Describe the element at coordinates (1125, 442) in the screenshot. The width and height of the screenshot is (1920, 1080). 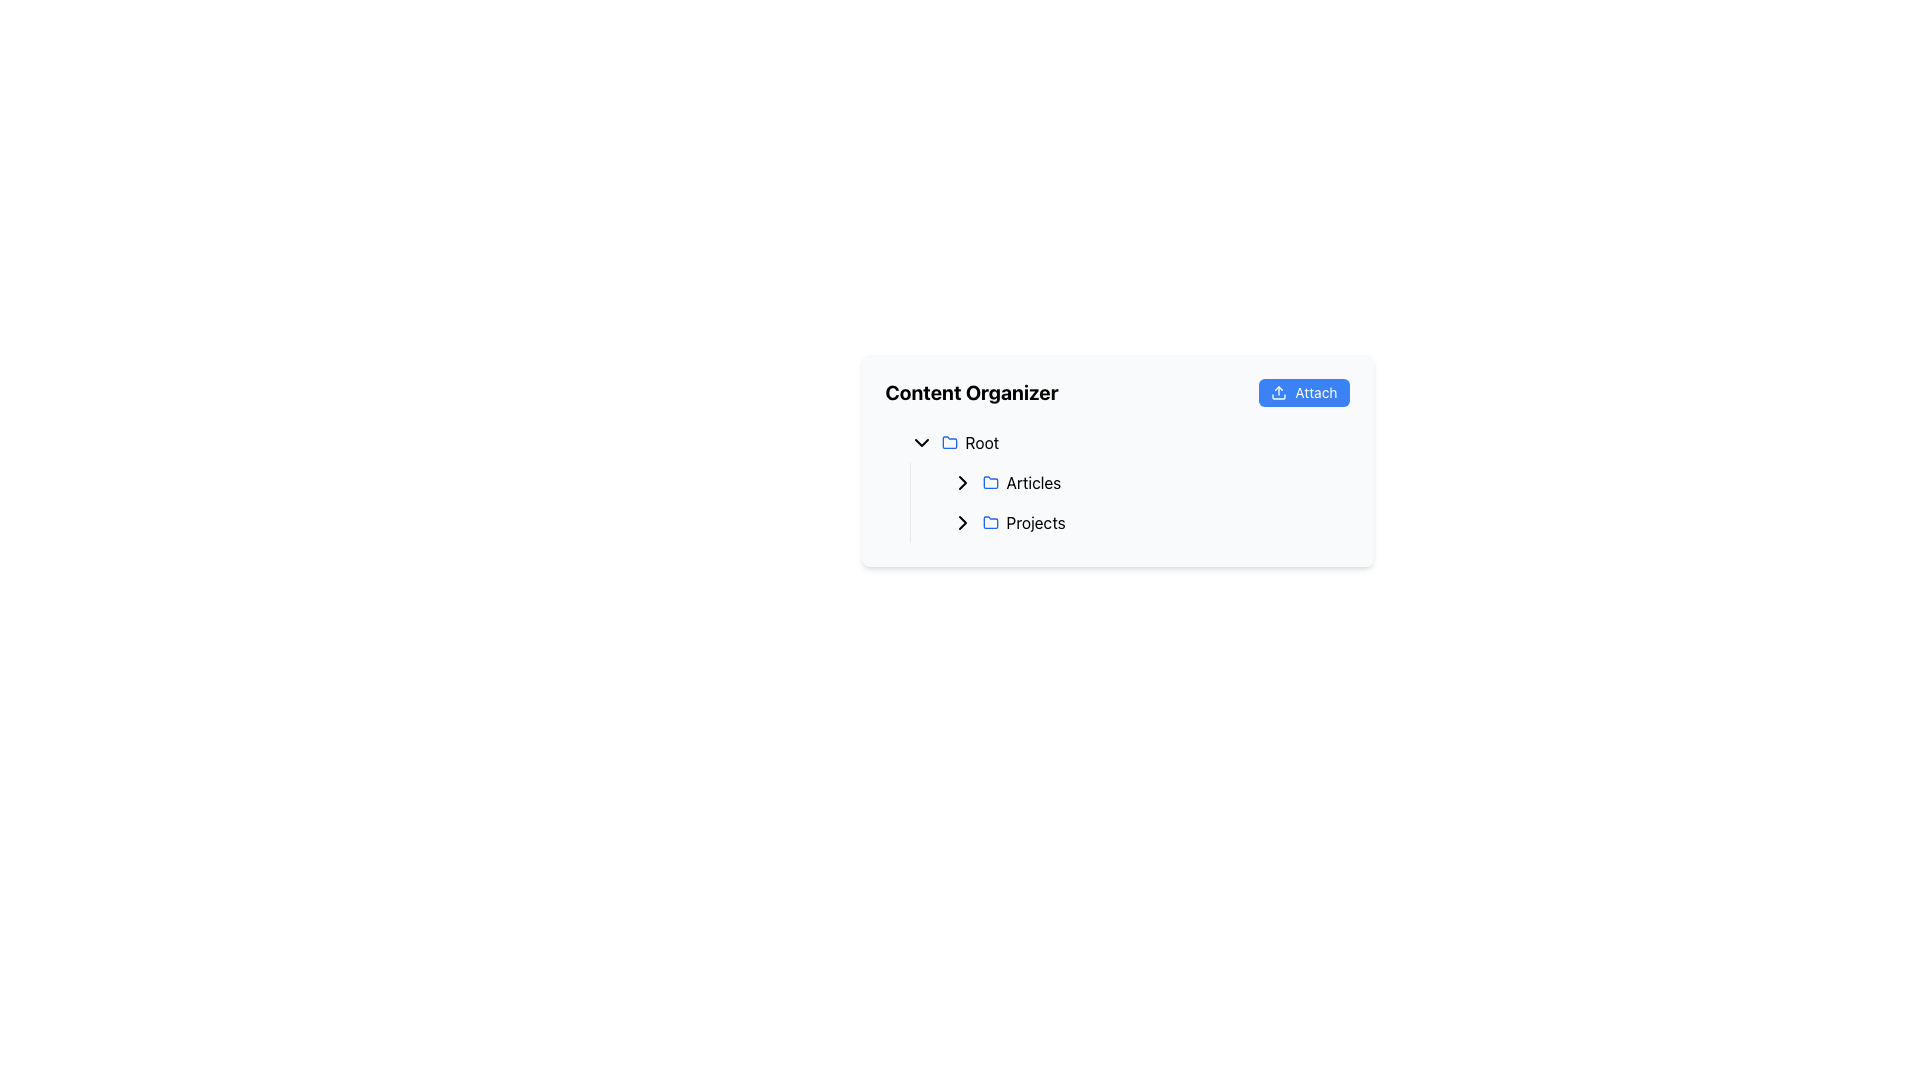
I see `the first interactive list item representing the root folder in the 'Content Organizer' panel, which is located near the top left and allows for selecting or expanding actions` at that location.